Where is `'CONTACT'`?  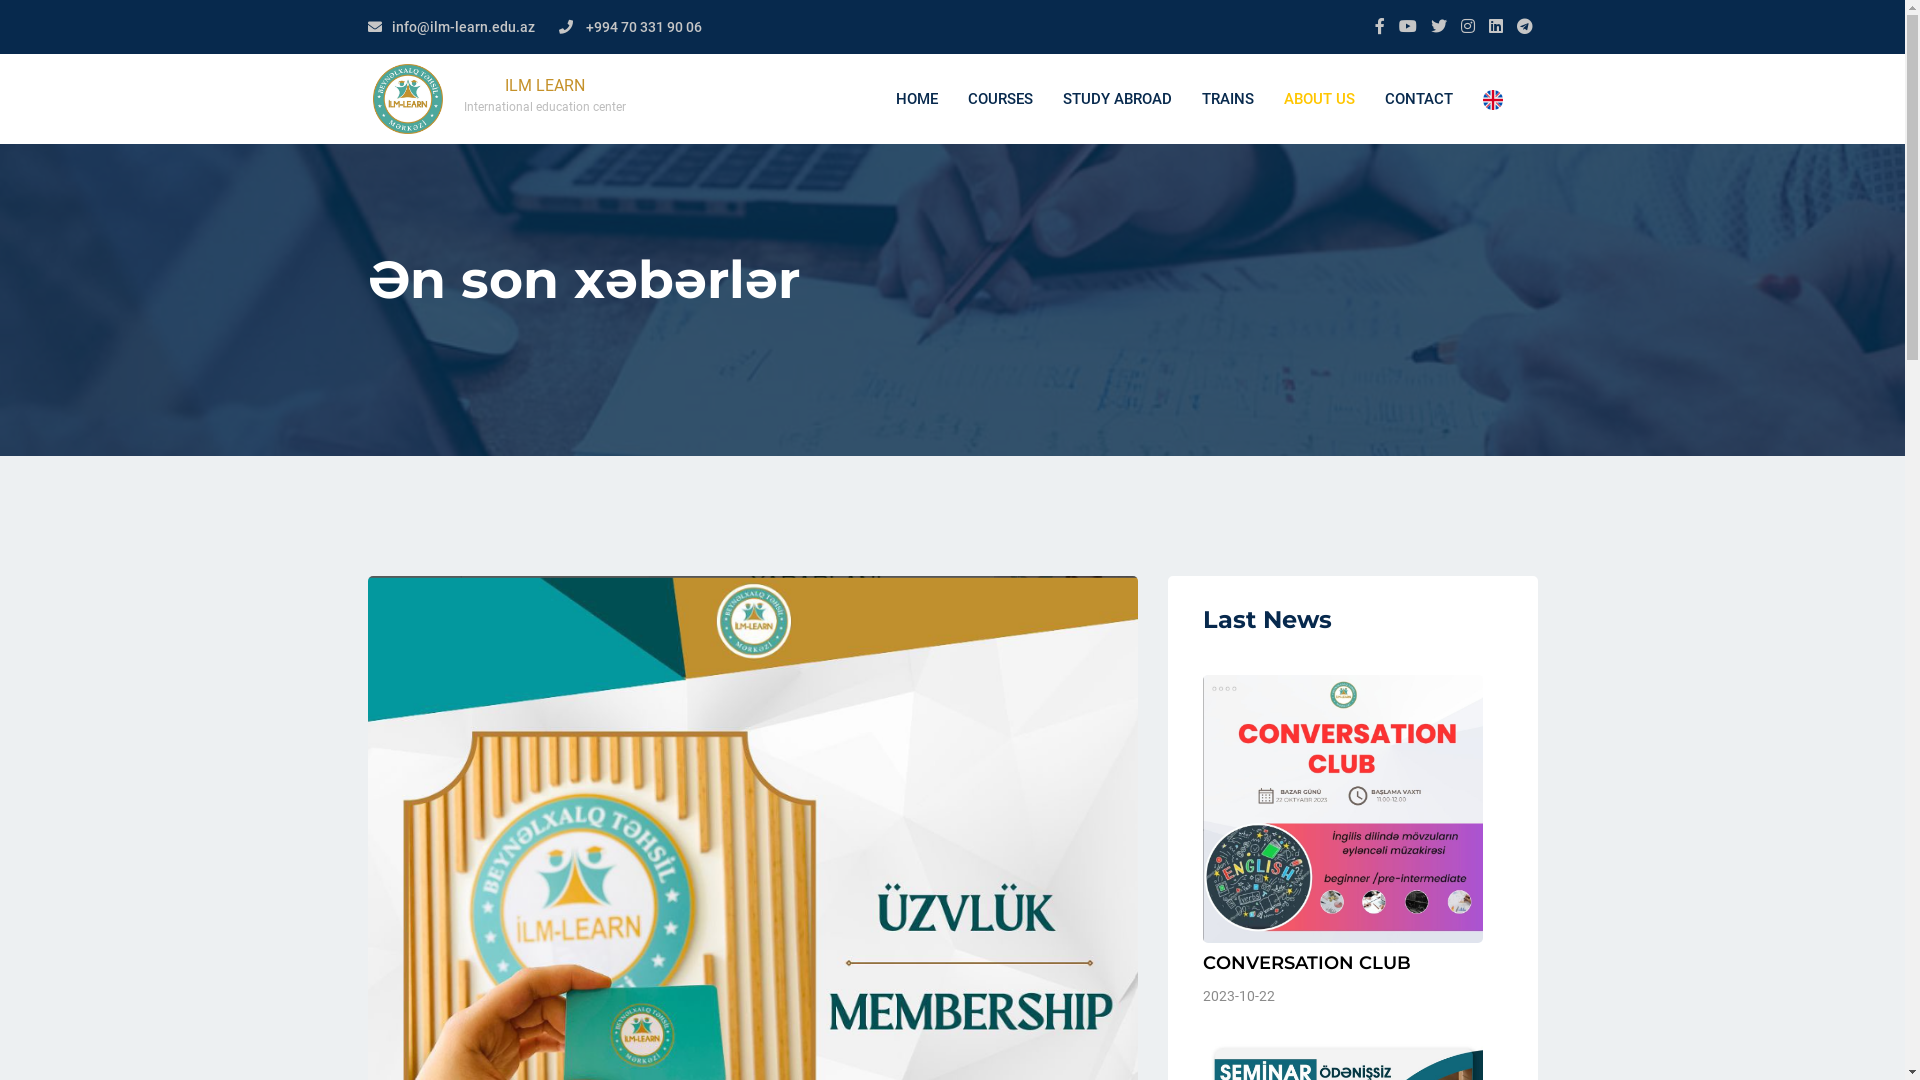 'CONTACT' is located at coordinates (1418, 99).